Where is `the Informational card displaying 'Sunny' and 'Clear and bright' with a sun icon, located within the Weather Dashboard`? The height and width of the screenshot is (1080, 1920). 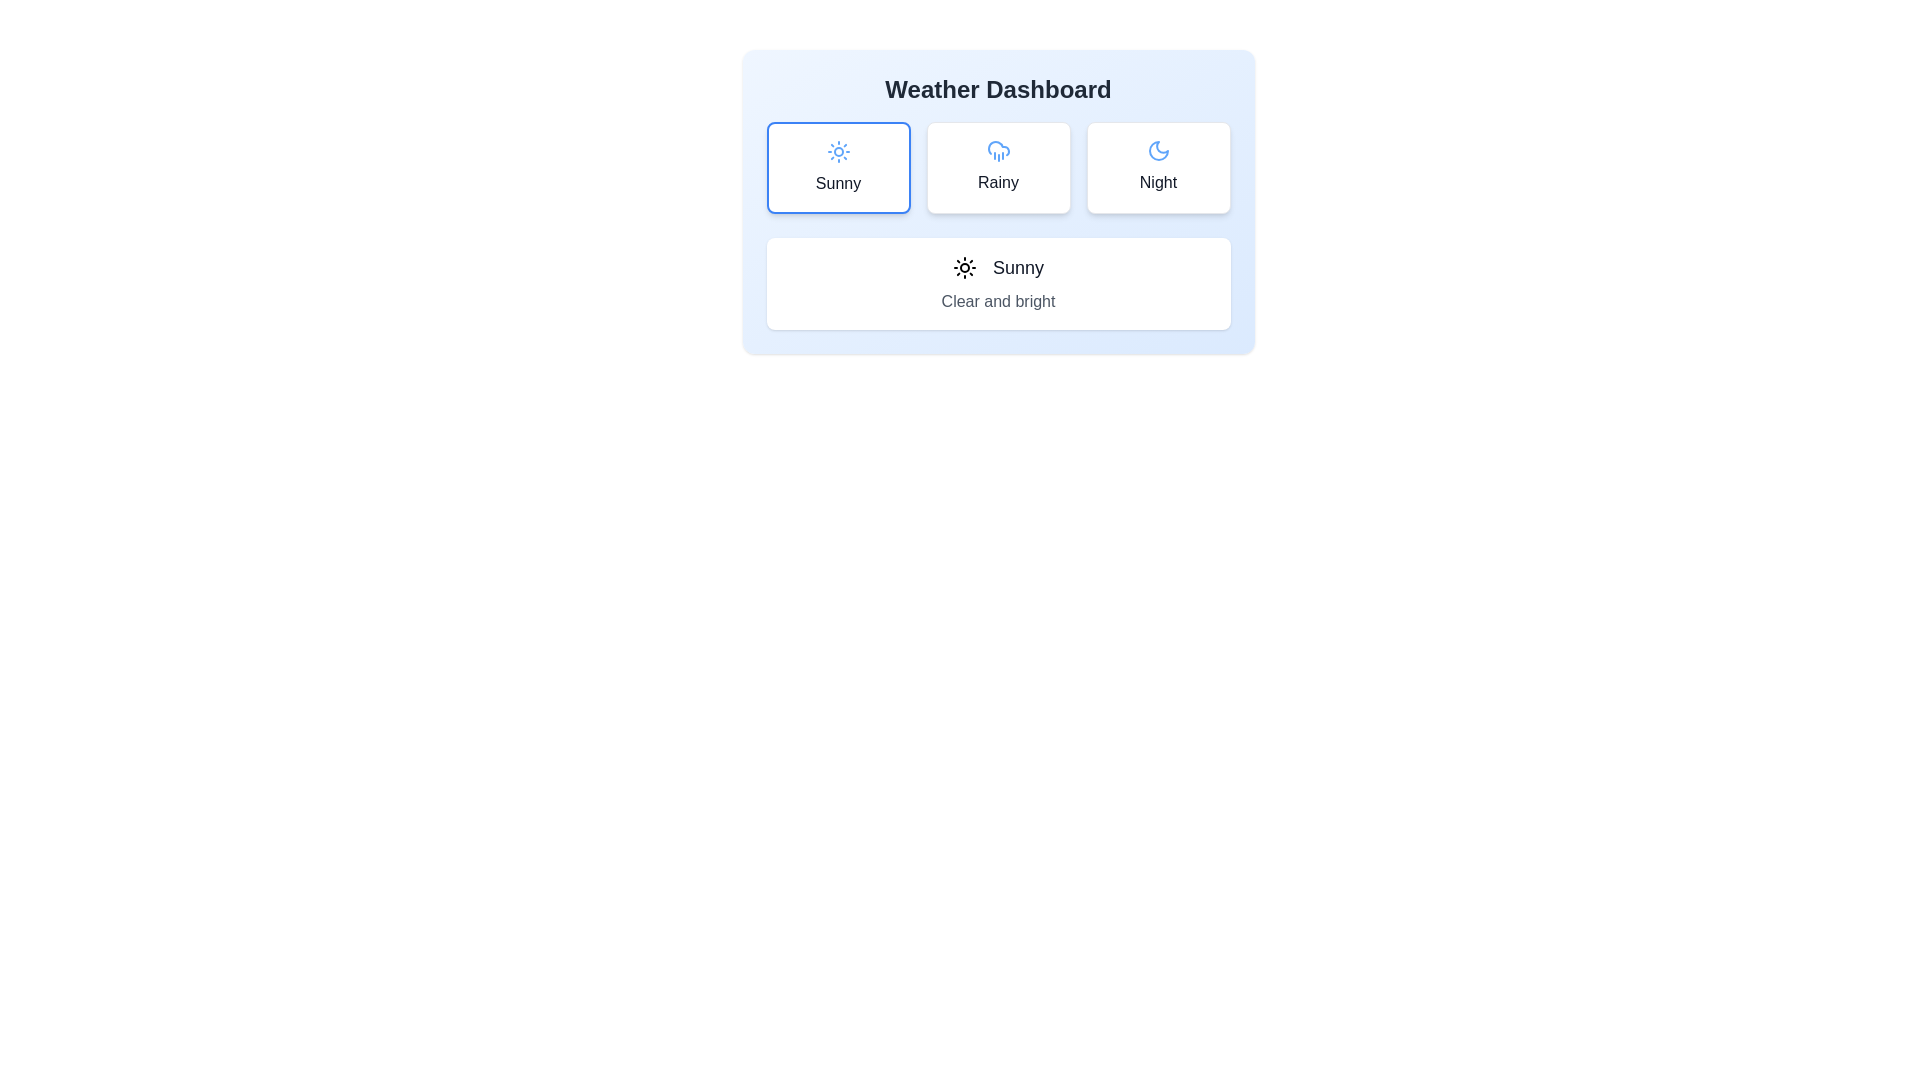
the Informational card displaying 'Sunny' and 'Clear and bright' with a sun icon, located within the Weather Dashboard is located at coordinates (998, 284).